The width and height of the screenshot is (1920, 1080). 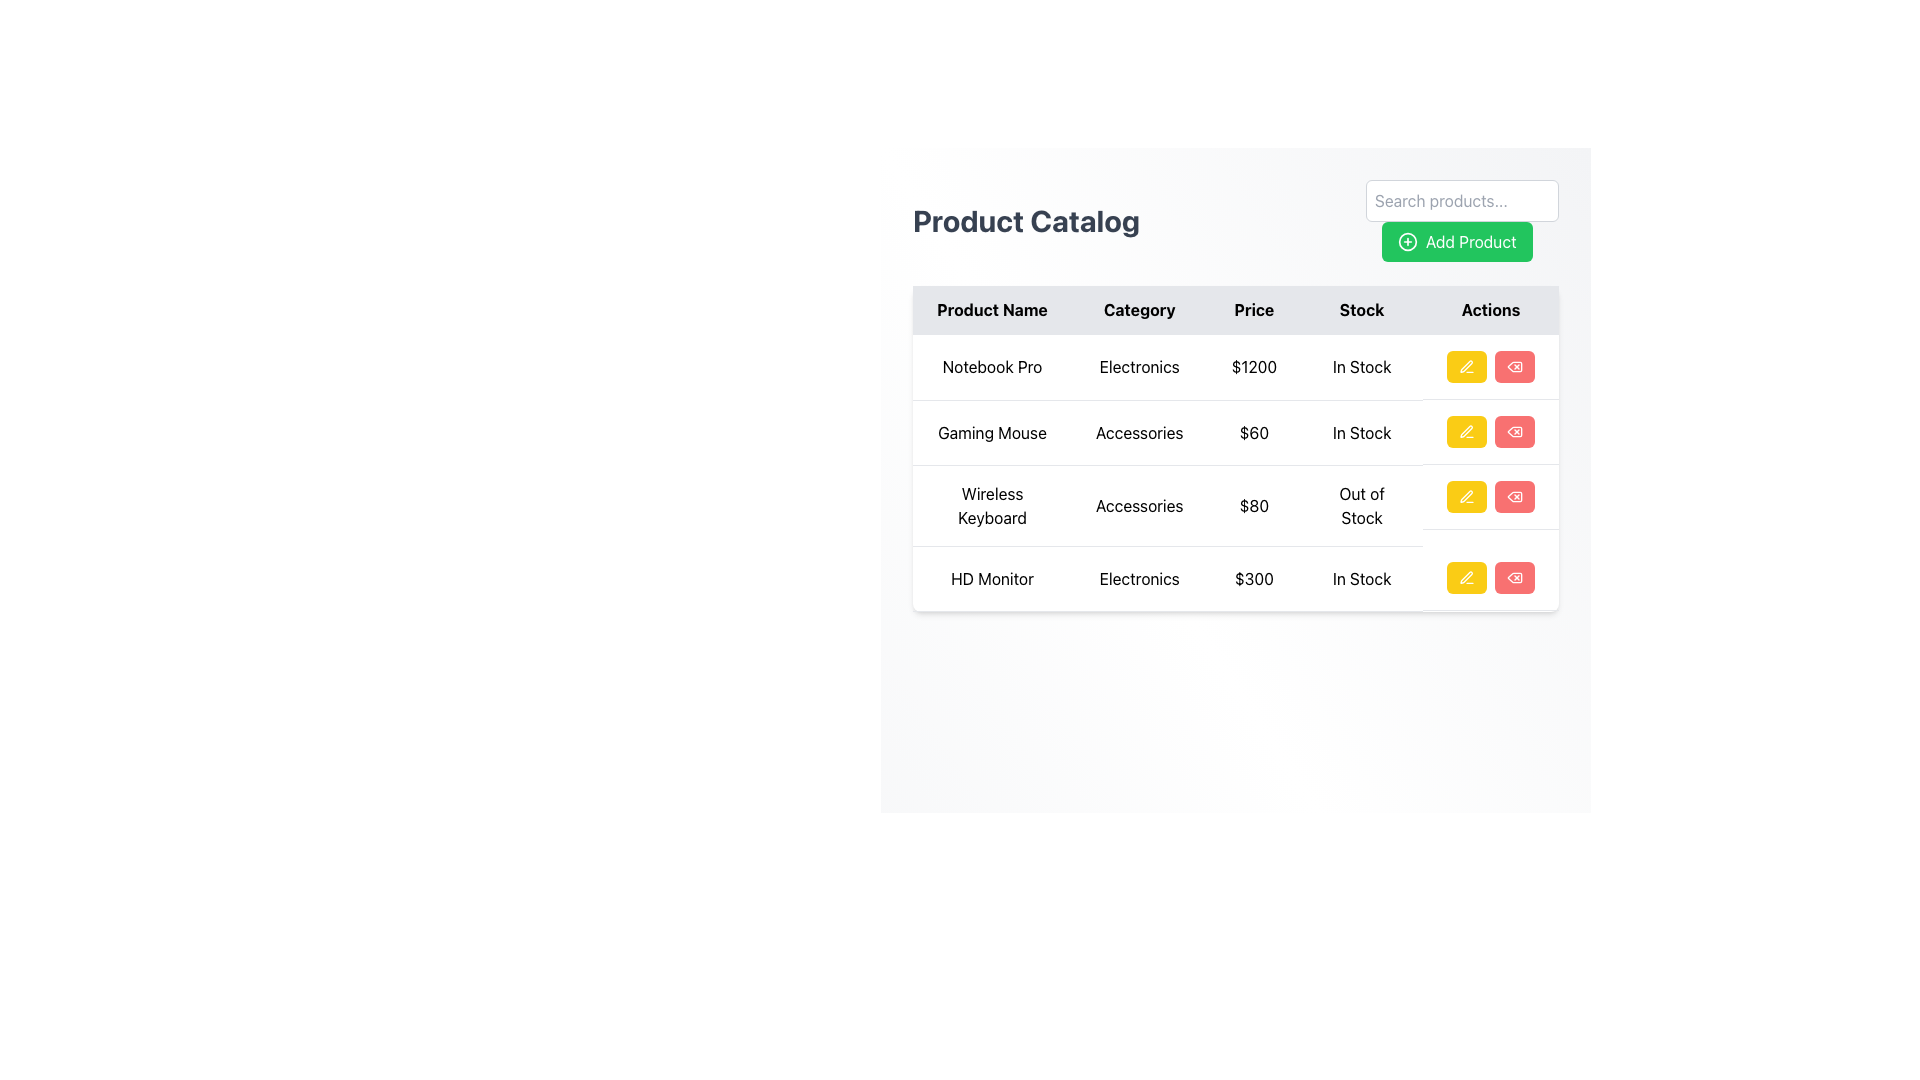 I want to click on the delete icon located in the 'Actions' column of the second row corresponding to the 'Gaming Mouse' product, so click(x=1515, y=431).